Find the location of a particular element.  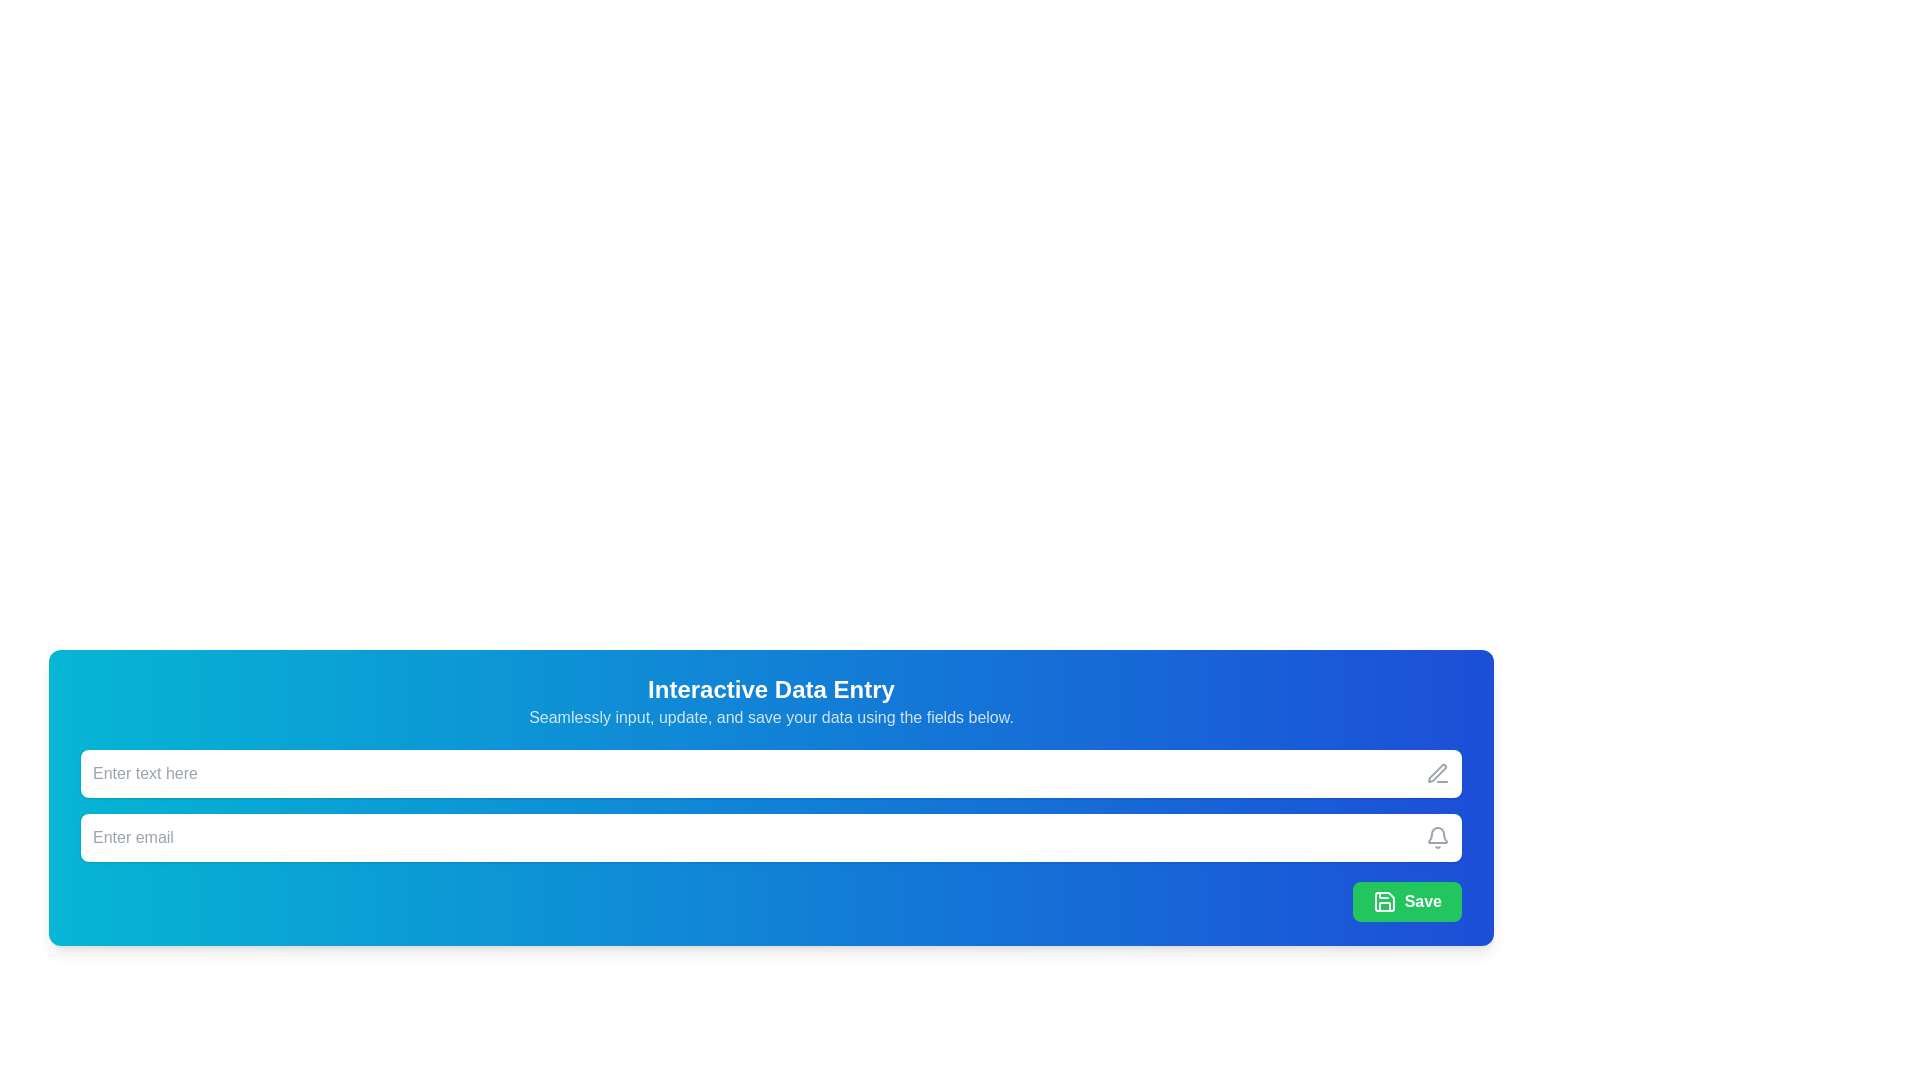

the small gray pen-shaped icon located at the far-right edge of the text input field under the 'Interactive Data Entry' header is located at coordinates (1437, 773).